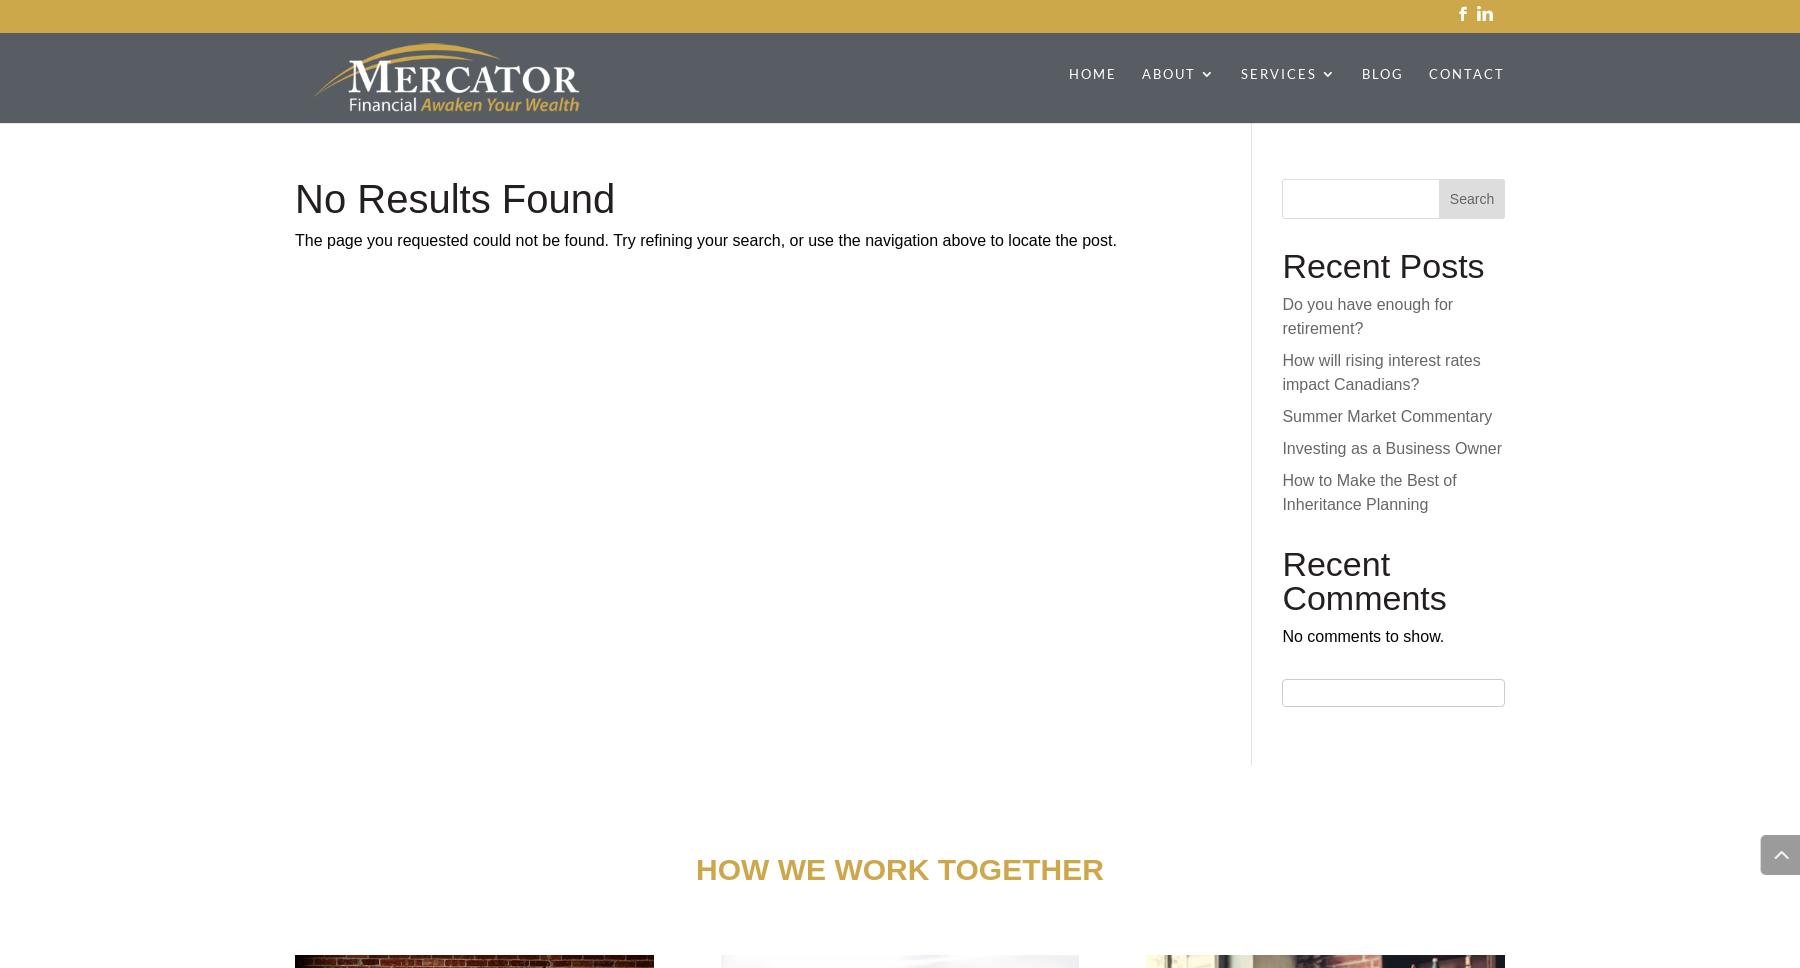 This screenshot has height=968, width=1800. Describe the element at coordinates (1092, 71) in the screenshot. I see `'HOME'` at that location.